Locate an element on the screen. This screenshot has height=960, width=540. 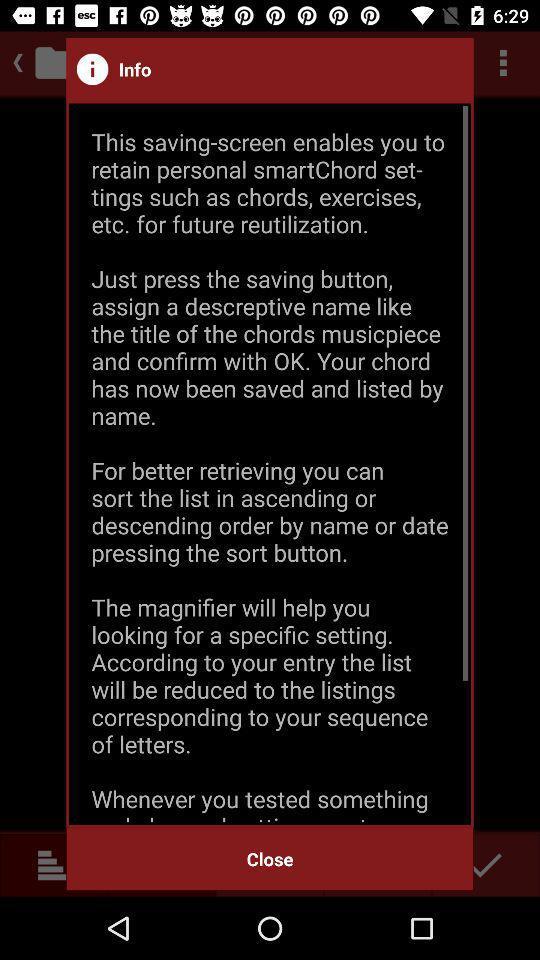
close icon is located at coordinates (270, 858).